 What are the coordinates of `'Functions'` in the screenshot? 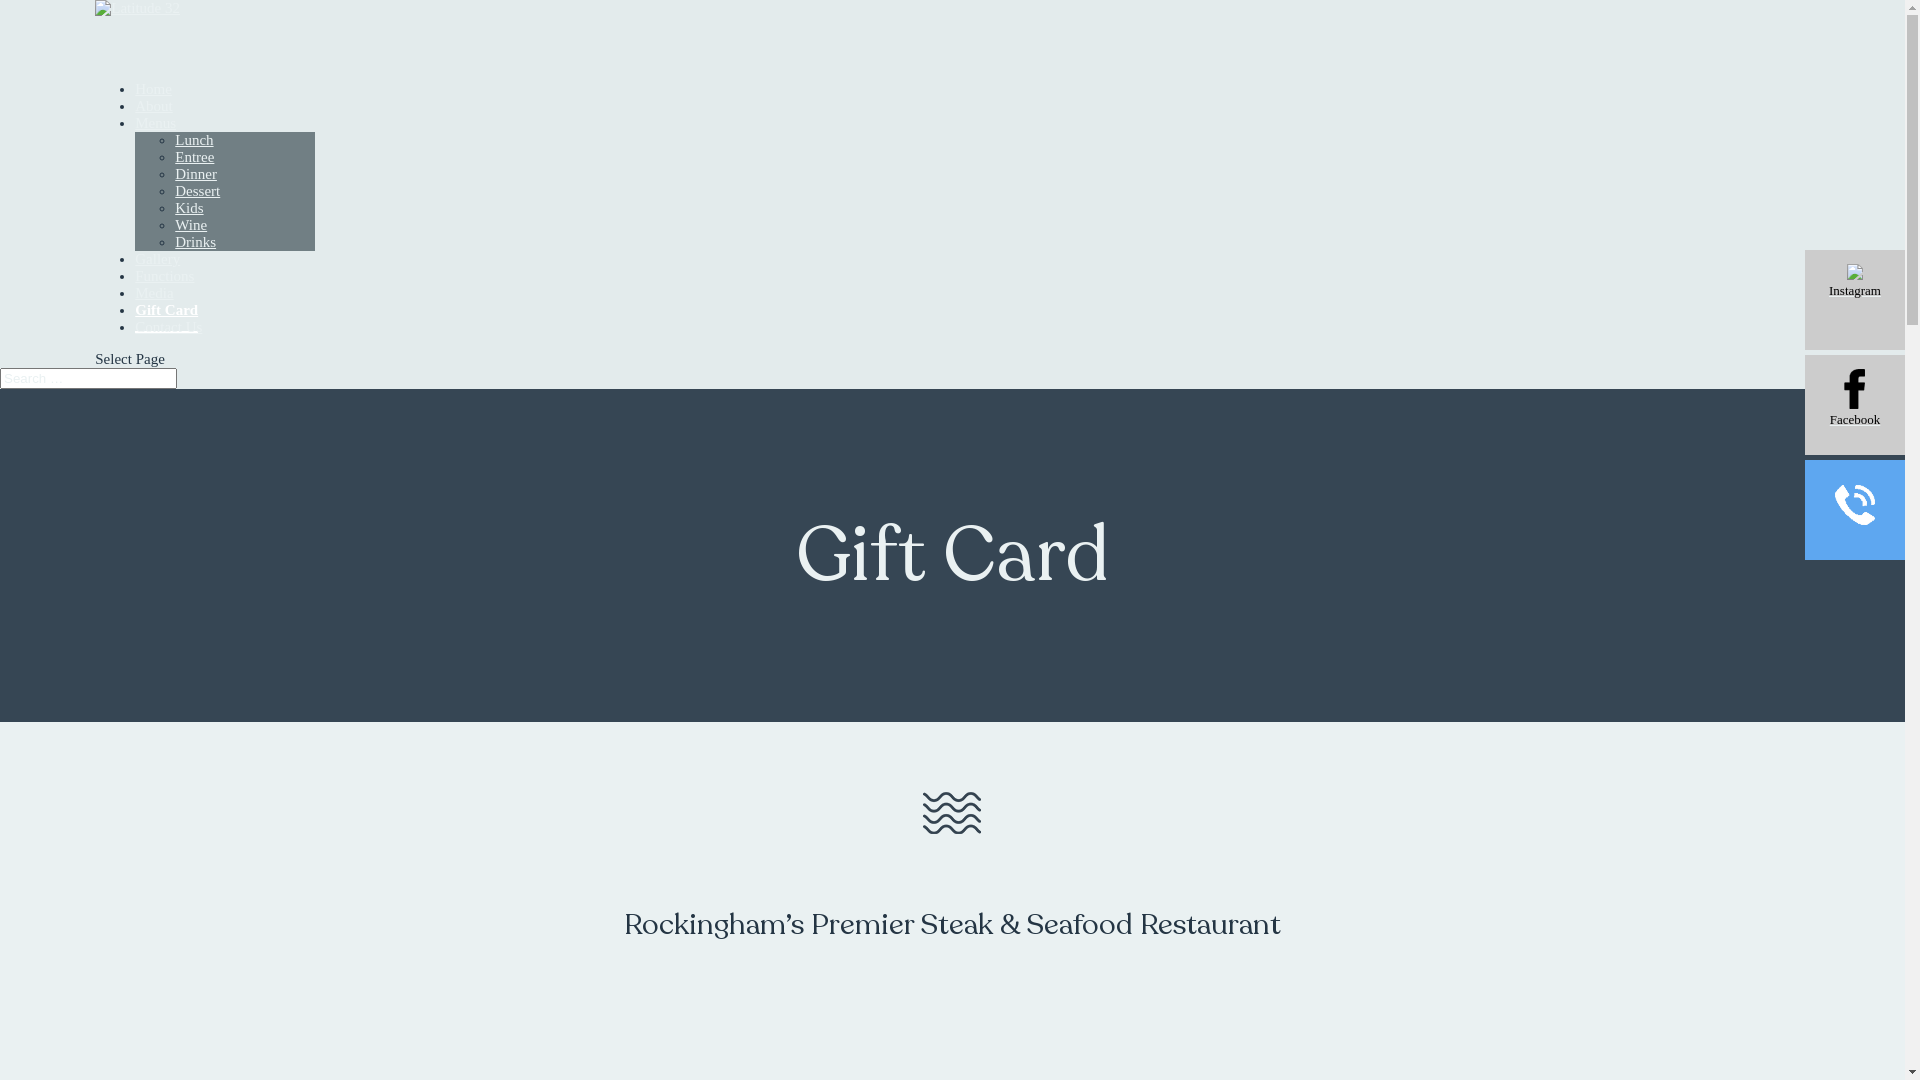 It's located at (164, 300).